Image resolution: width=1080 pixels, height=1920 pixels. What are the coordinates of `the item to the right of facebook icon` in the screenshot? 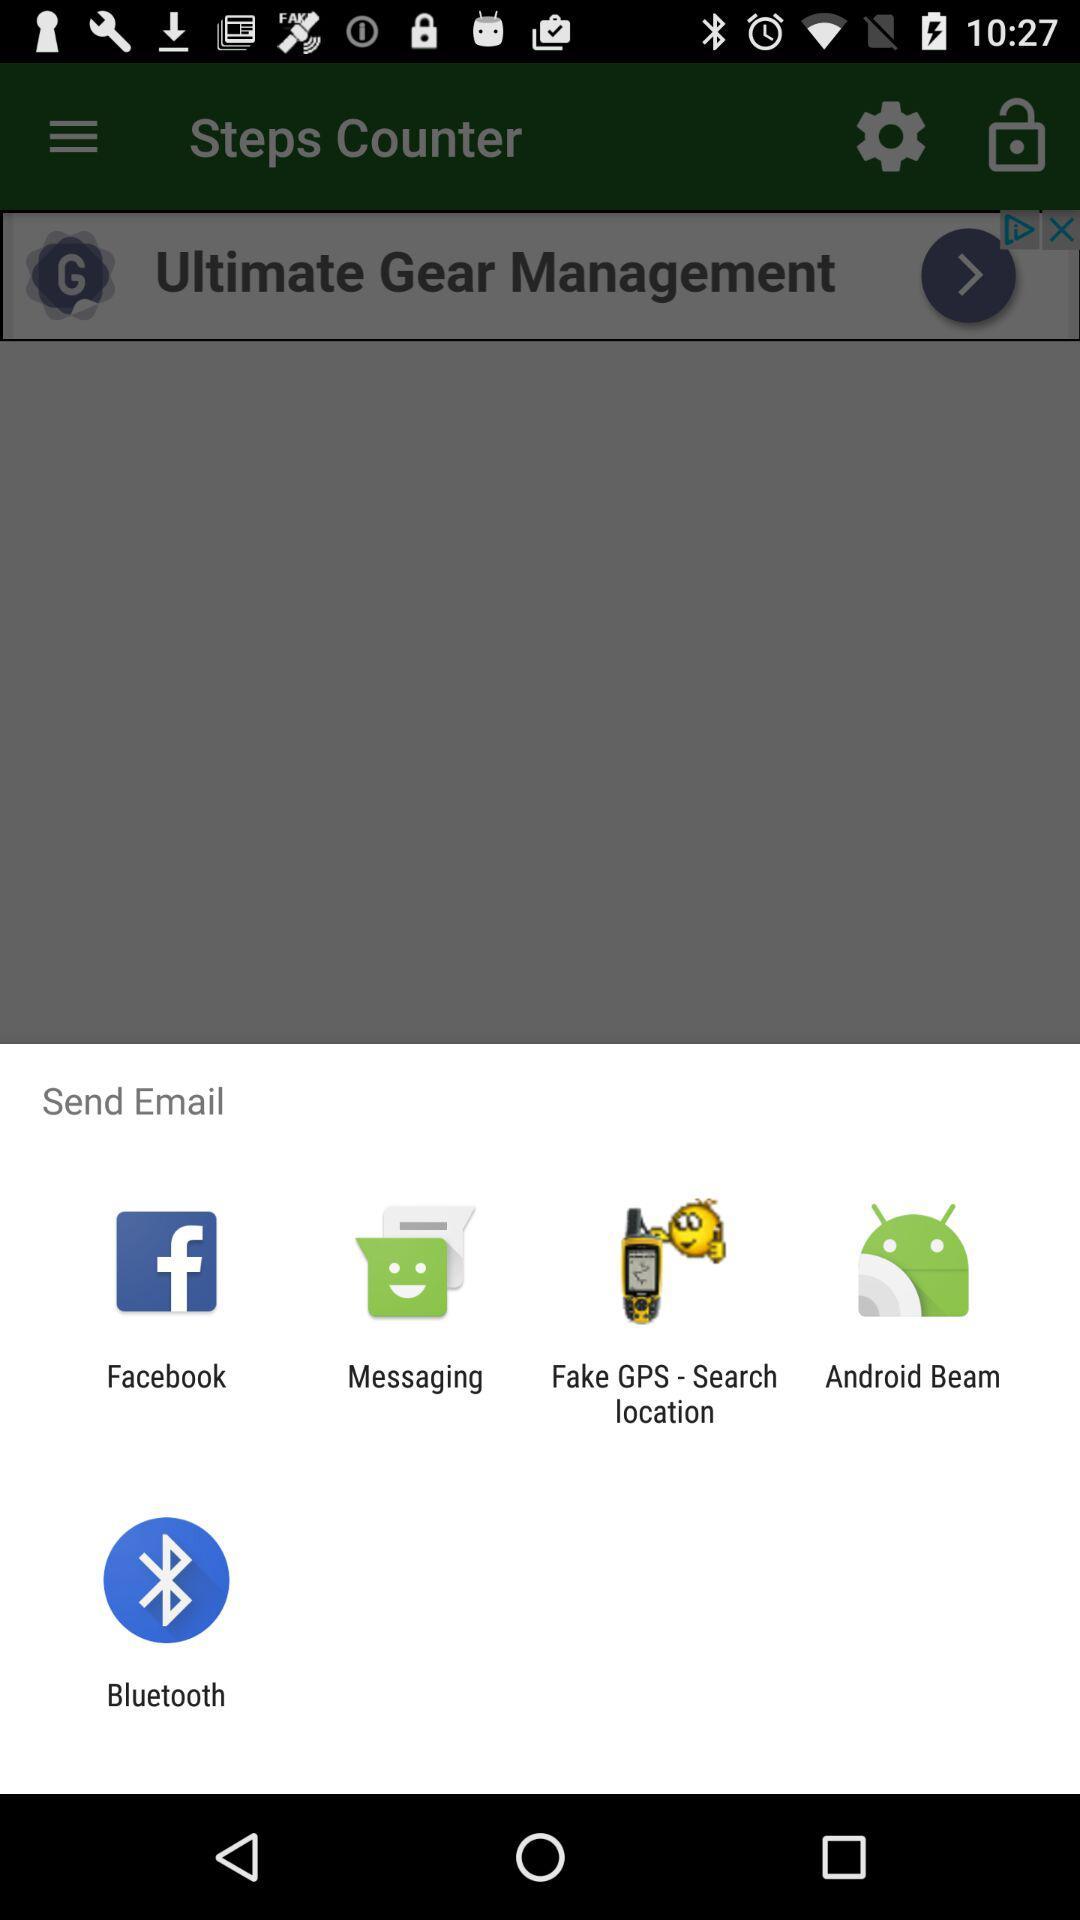 It's located at (414, 1392).